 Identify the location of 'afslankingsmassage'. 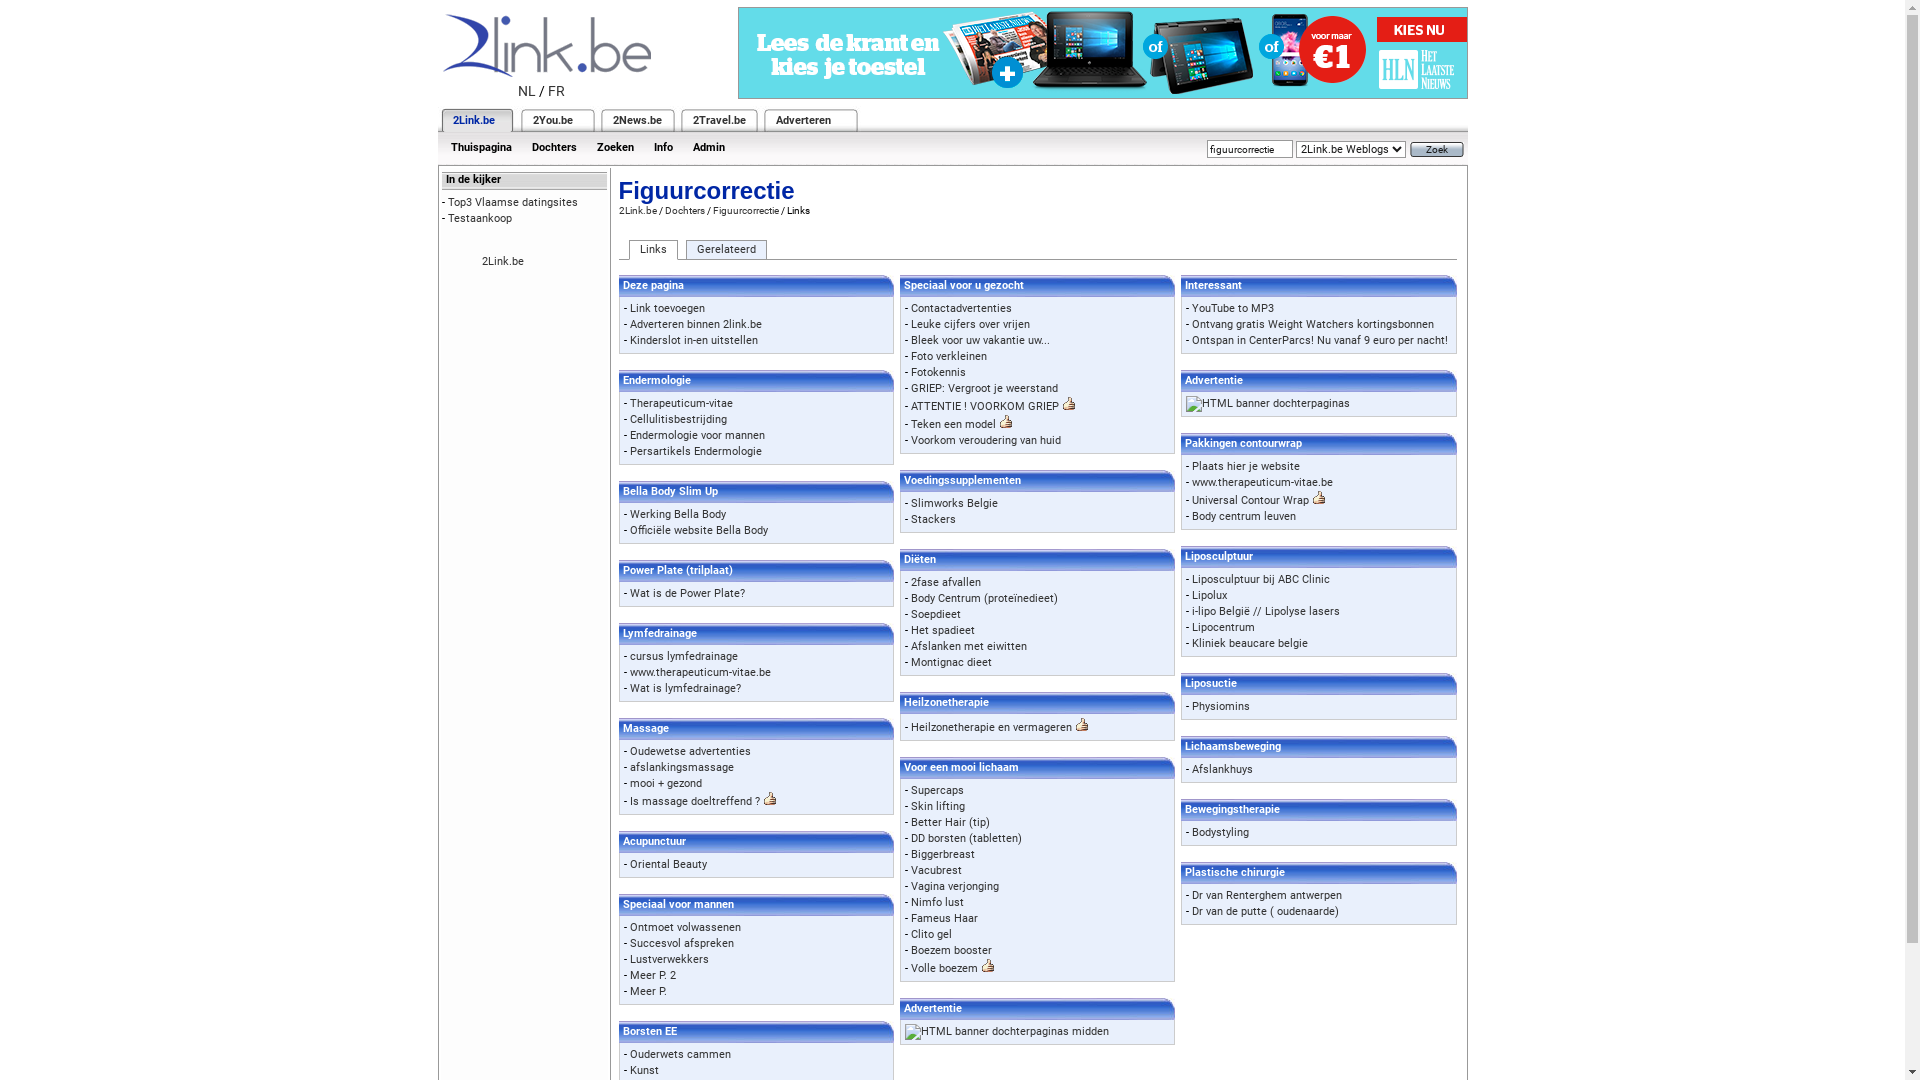
(681, 766).